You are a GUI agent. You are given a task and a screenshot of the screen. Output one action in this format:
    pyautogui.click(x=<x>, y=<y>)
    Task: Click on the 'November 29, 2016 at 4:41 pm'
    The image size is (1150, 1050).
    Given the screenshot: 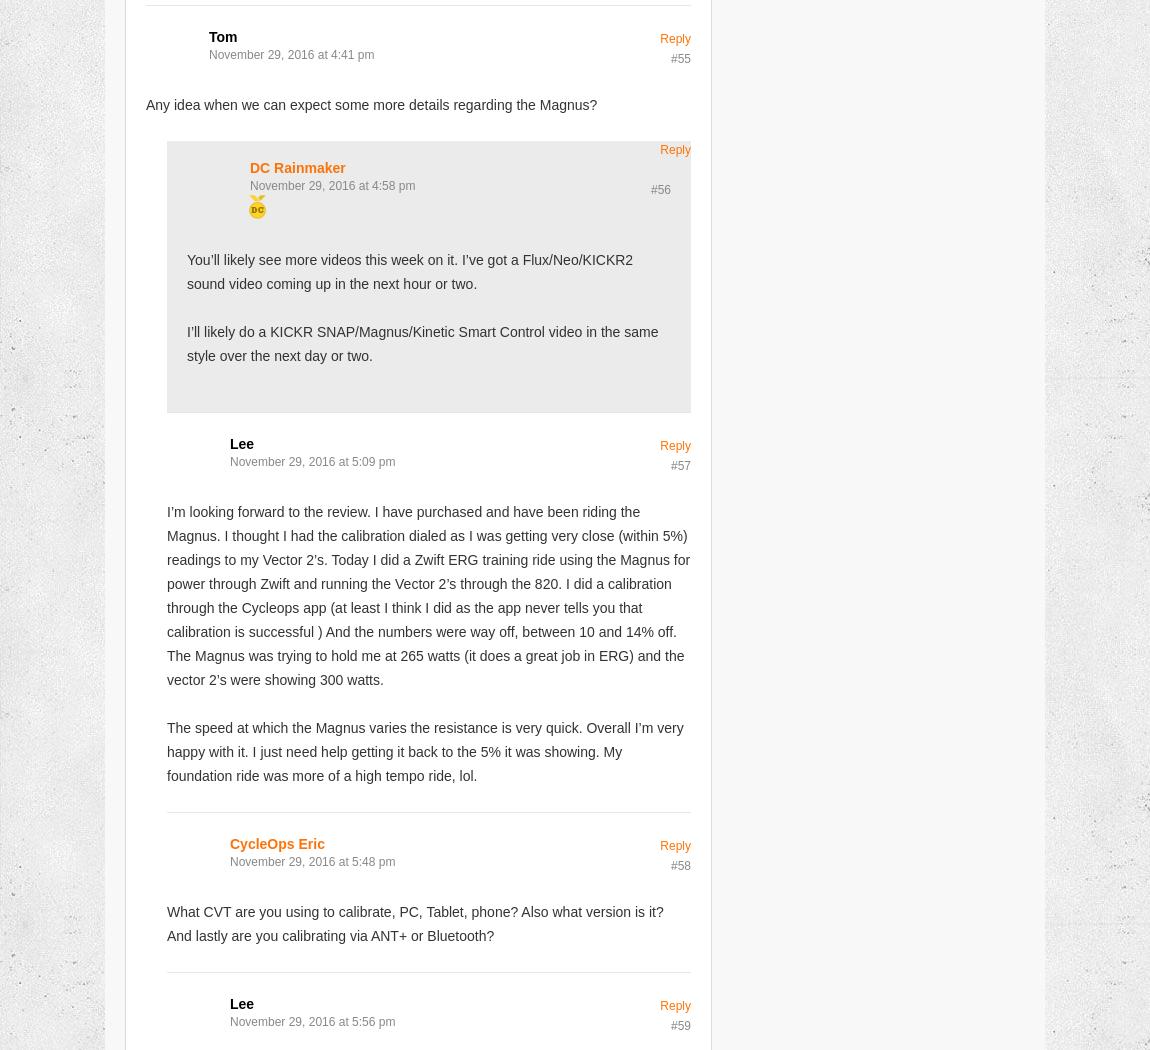 What is the action you would take?
    pyautogui.click(x=291, y=52)
    